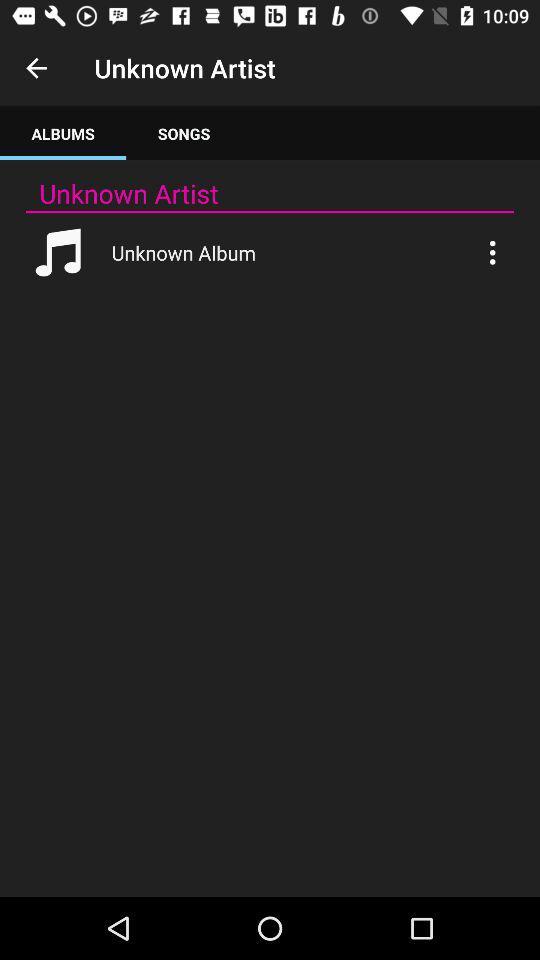 Image resolution: width=540 pixels, height=960 pixels. I want to click on item next to the albums item, so click(184, 132).